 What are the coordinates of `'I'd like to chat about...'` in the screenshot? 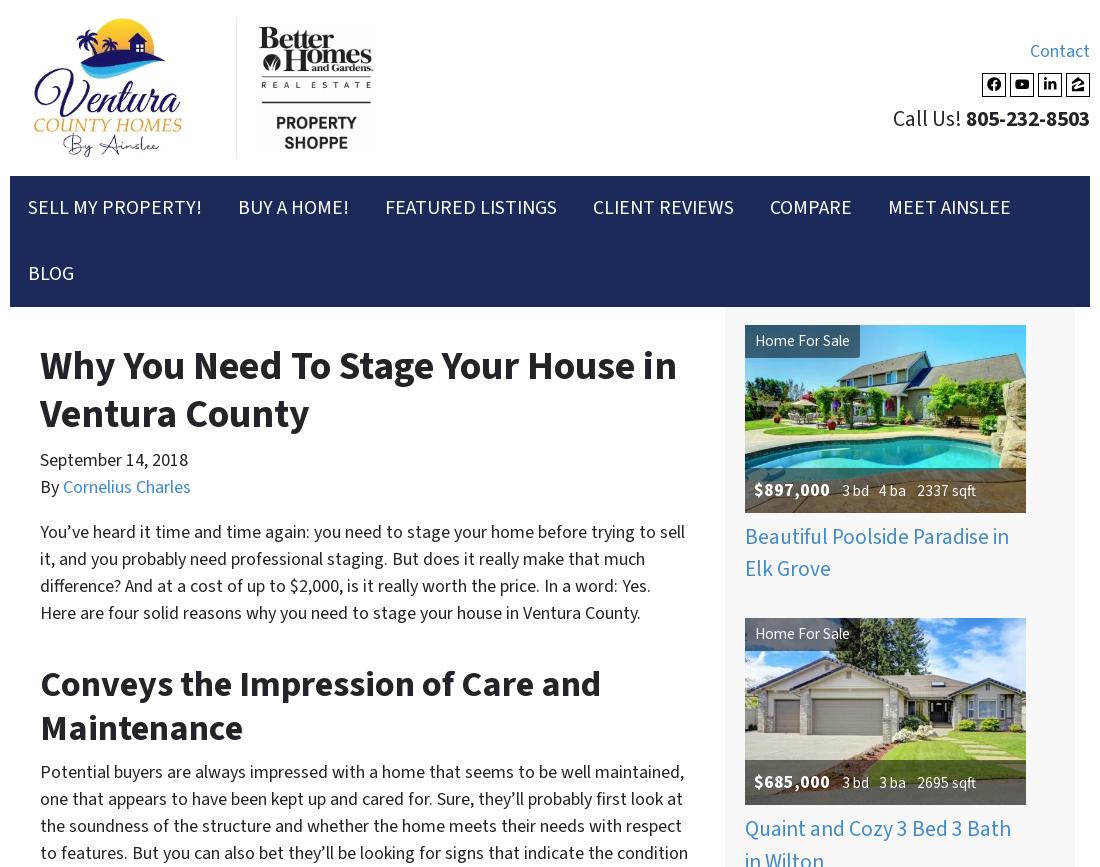 It's located at (145, 41).